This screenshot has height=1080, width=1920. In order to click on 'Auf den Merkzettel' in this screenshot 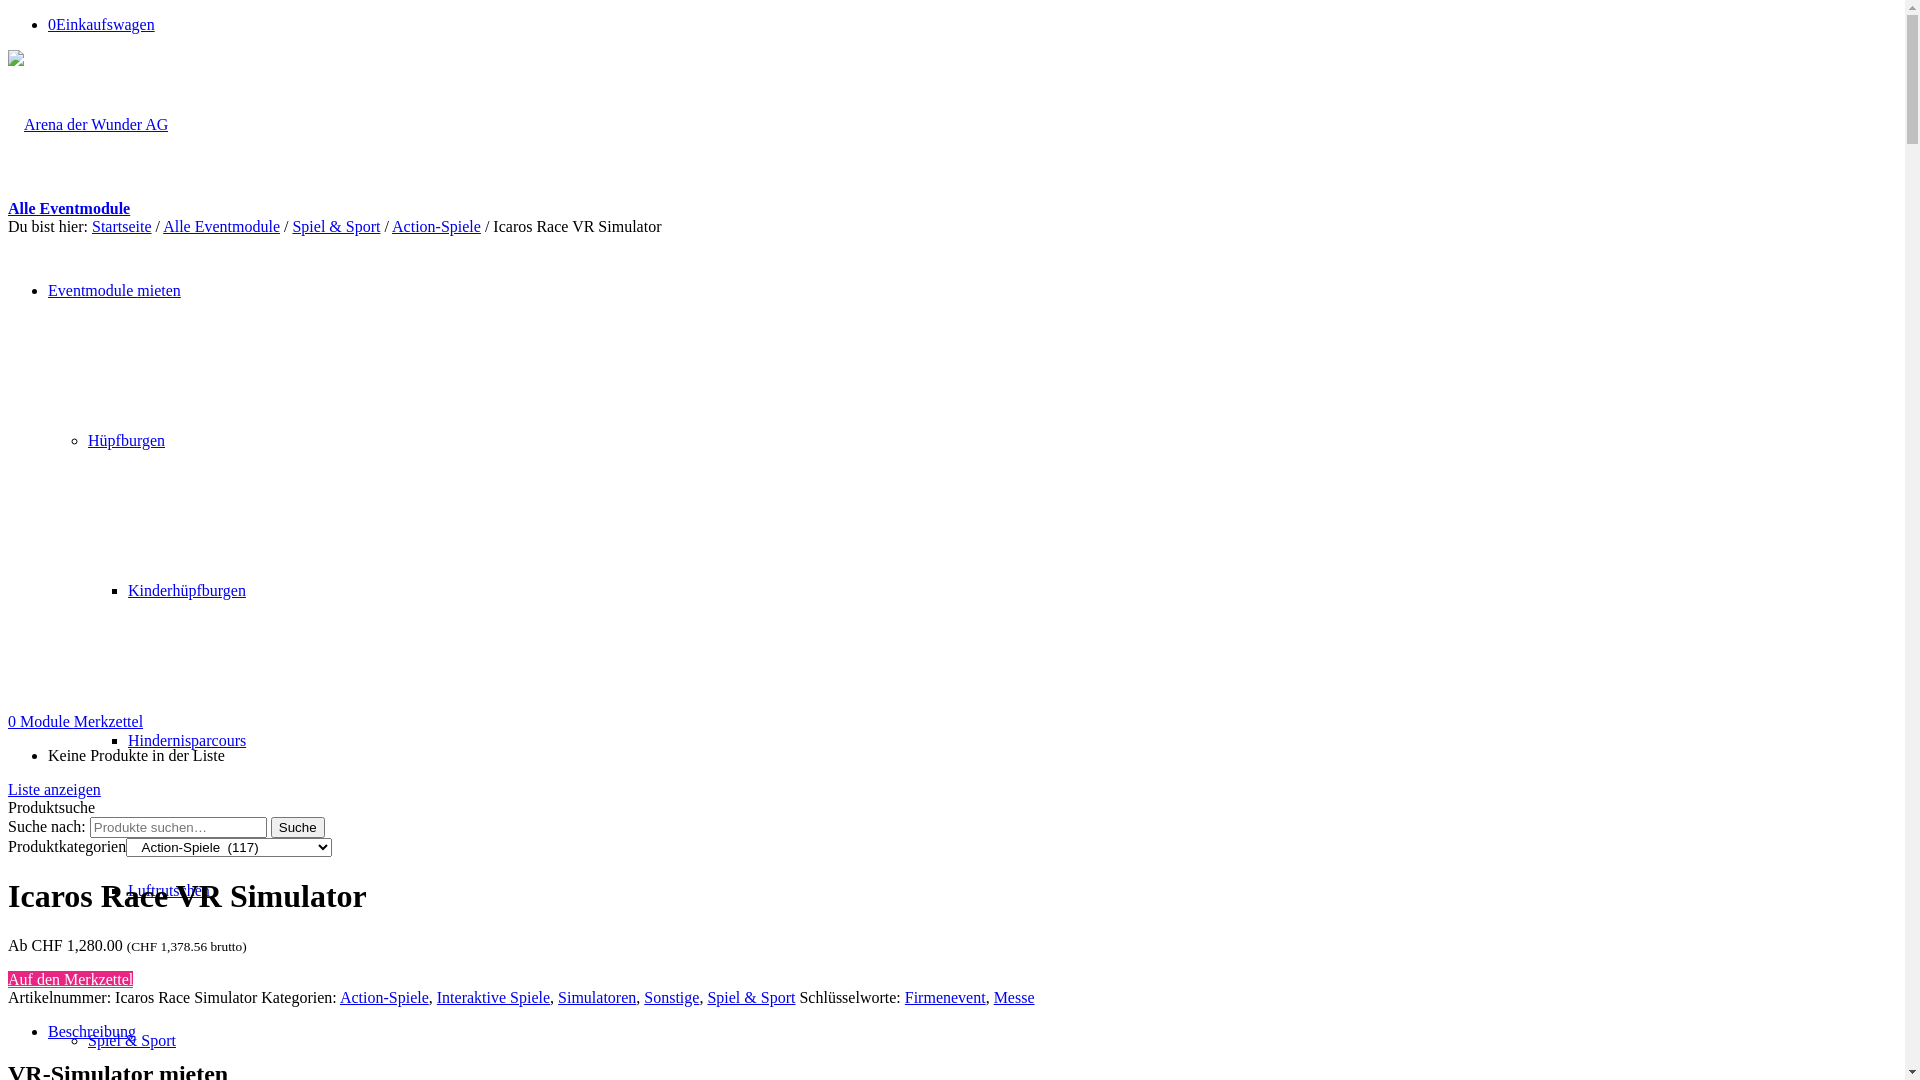, I will do `click(8, 978)`.